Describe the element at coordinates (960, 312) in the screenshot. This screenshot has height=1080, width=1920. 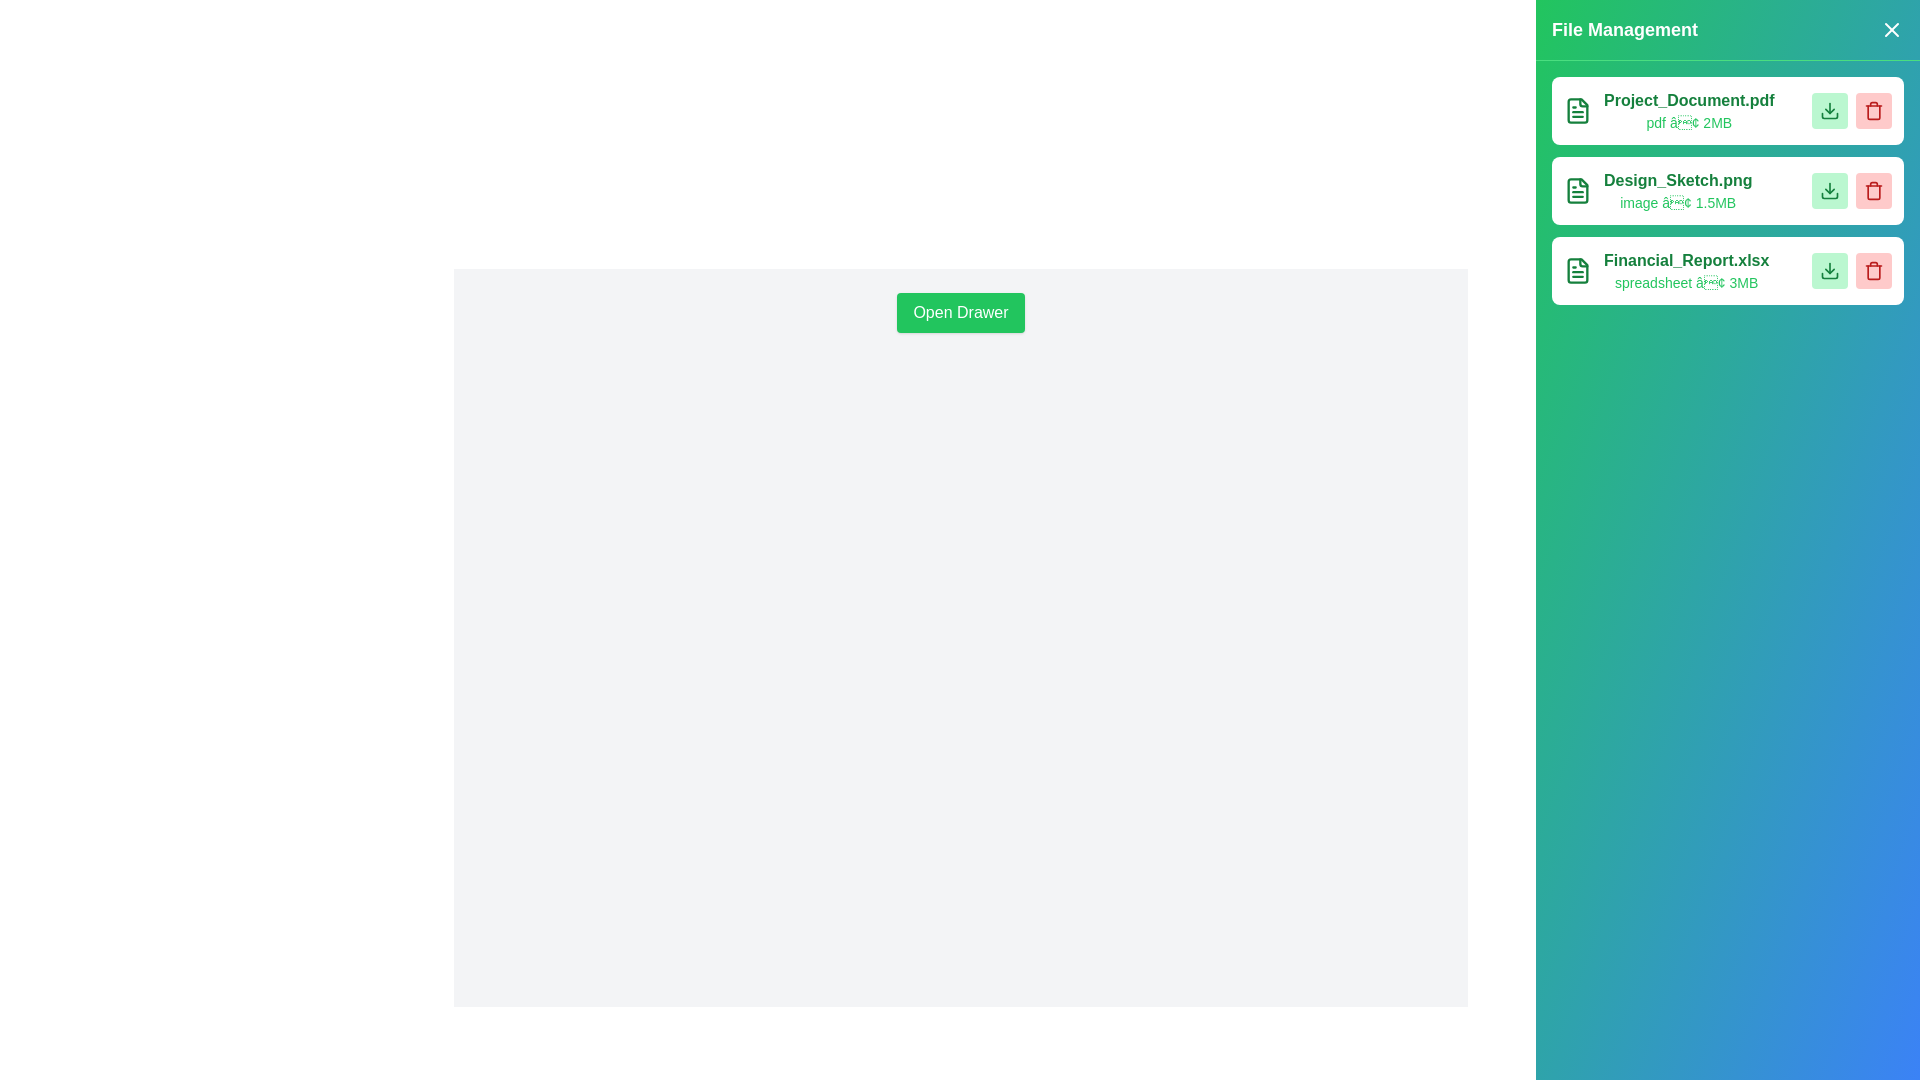
I see `'Open Drawer' button to open the FileManagementDrawer` at that location.